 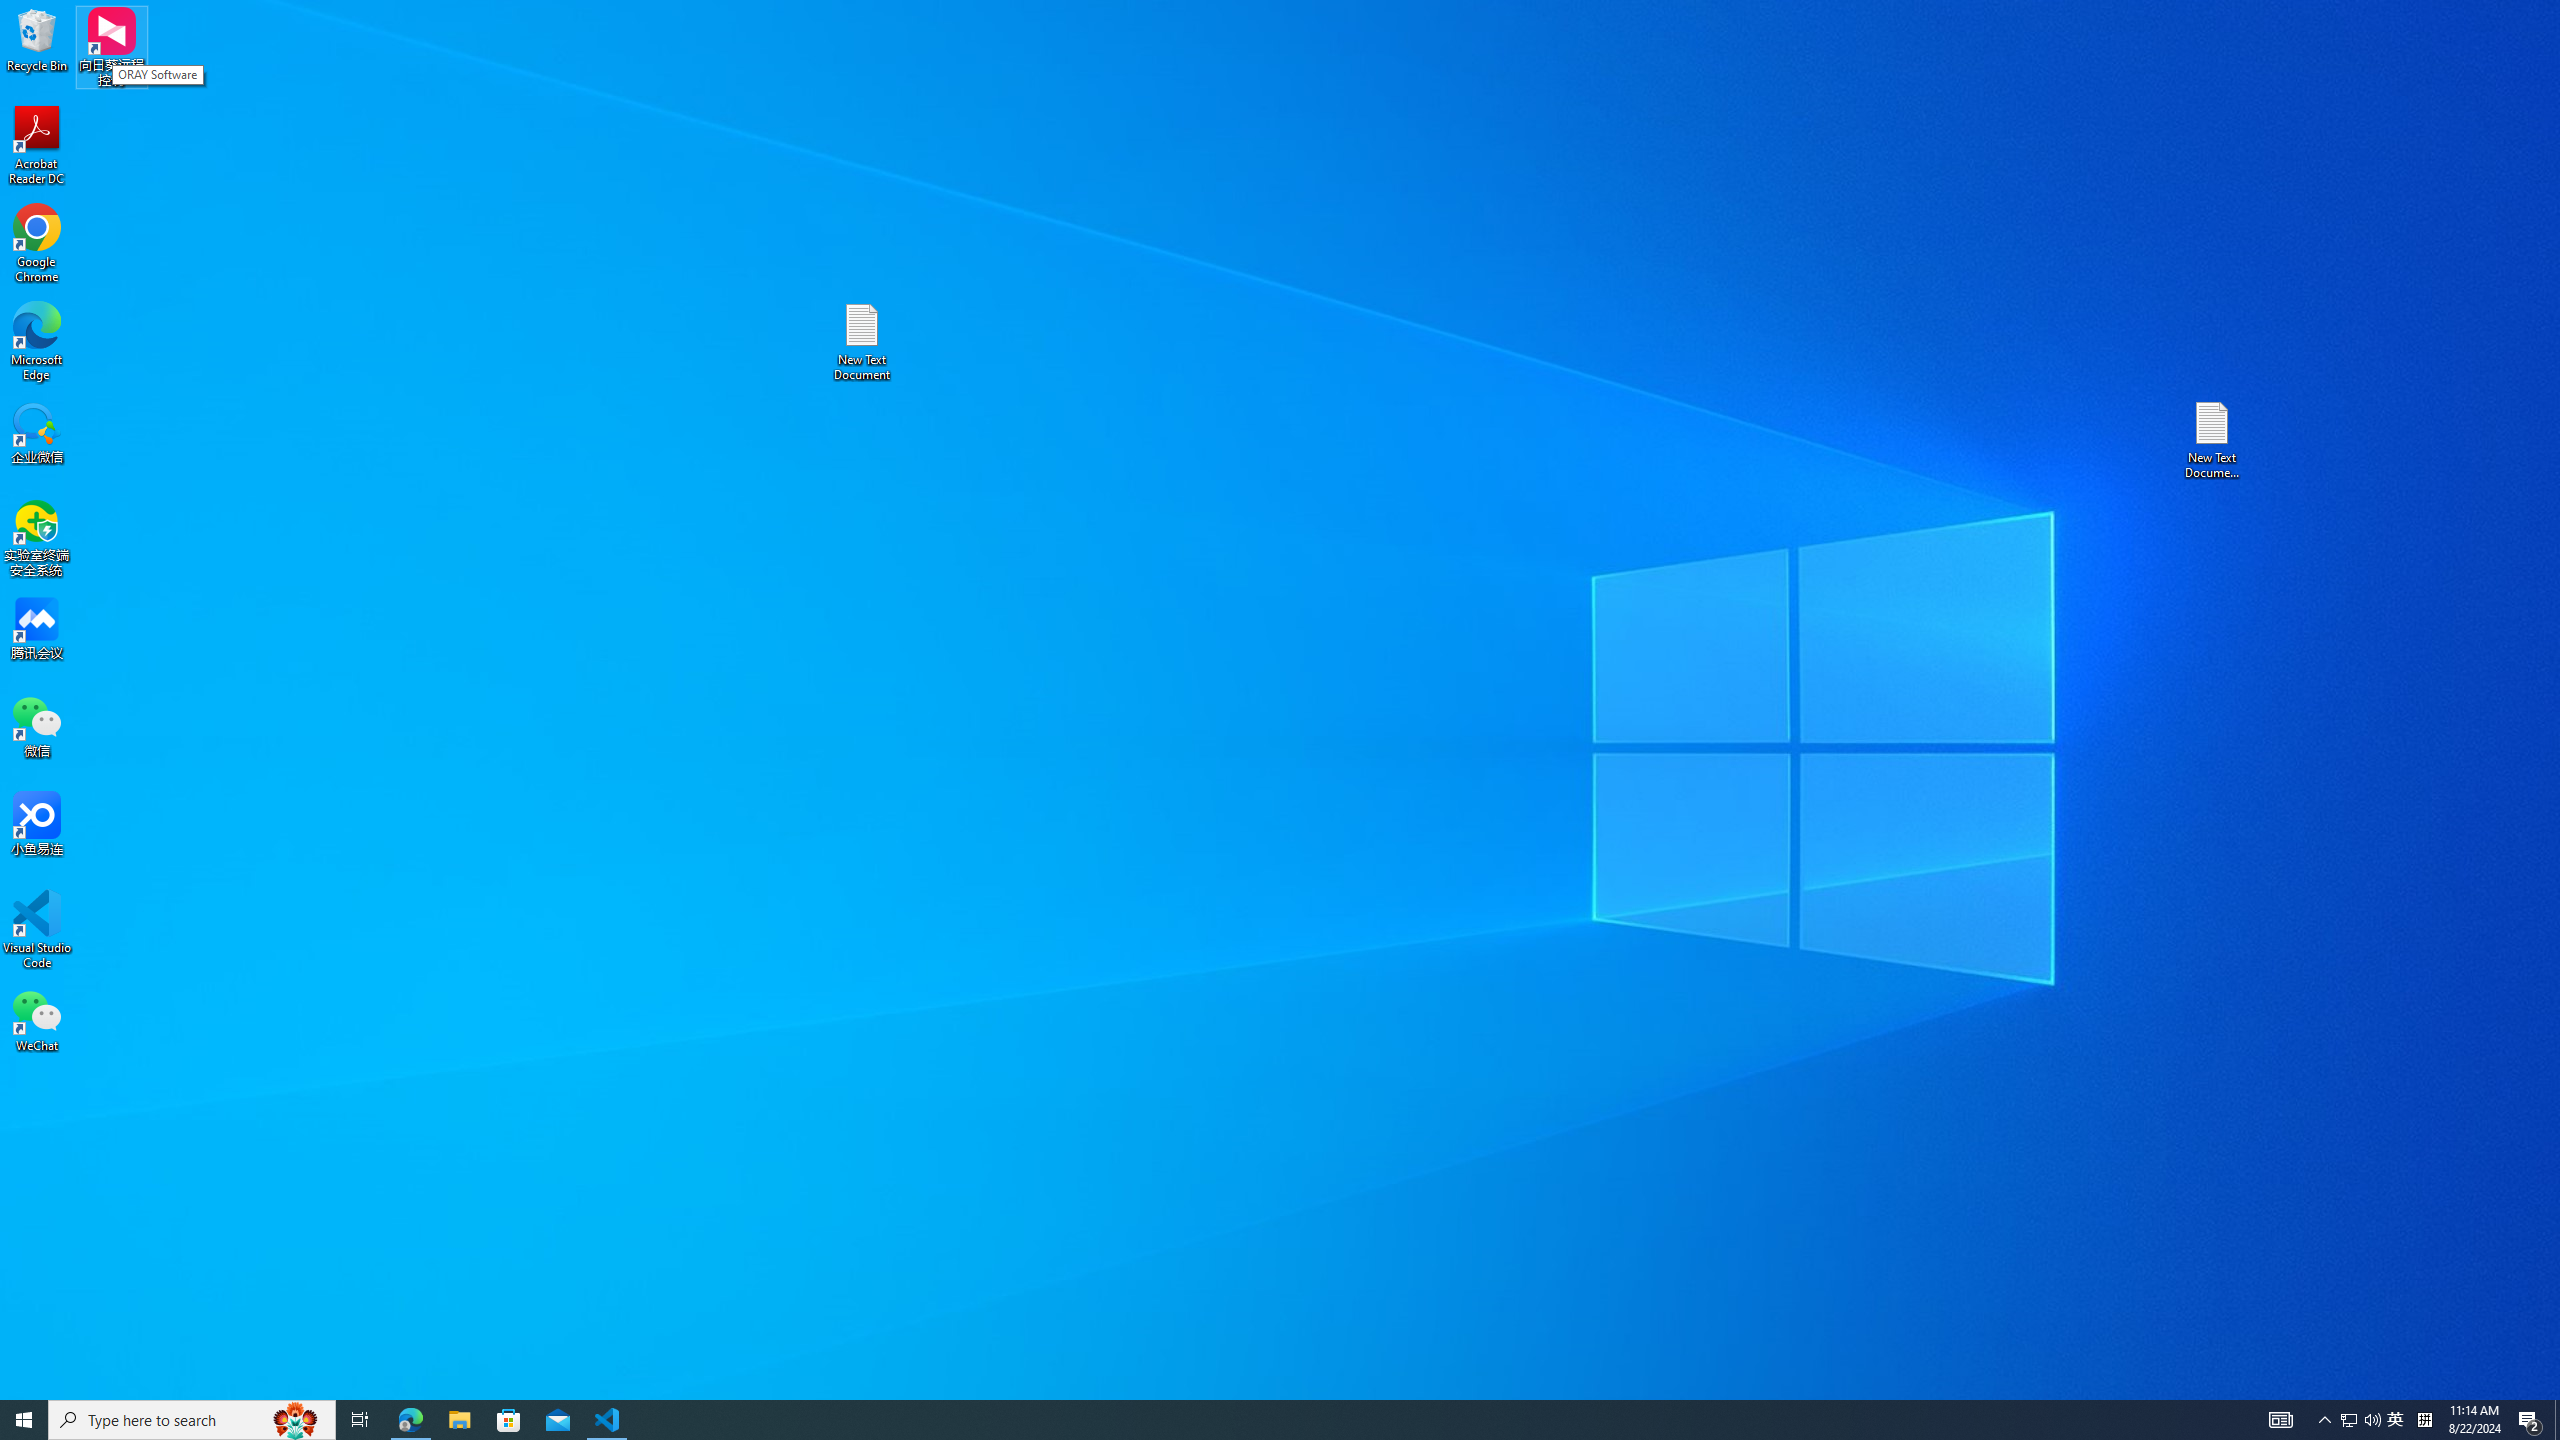 What do you see at coordinates (191, 1418) in the screenshot?
I see `'Type here to search'` at bounding box center [191, 1418].